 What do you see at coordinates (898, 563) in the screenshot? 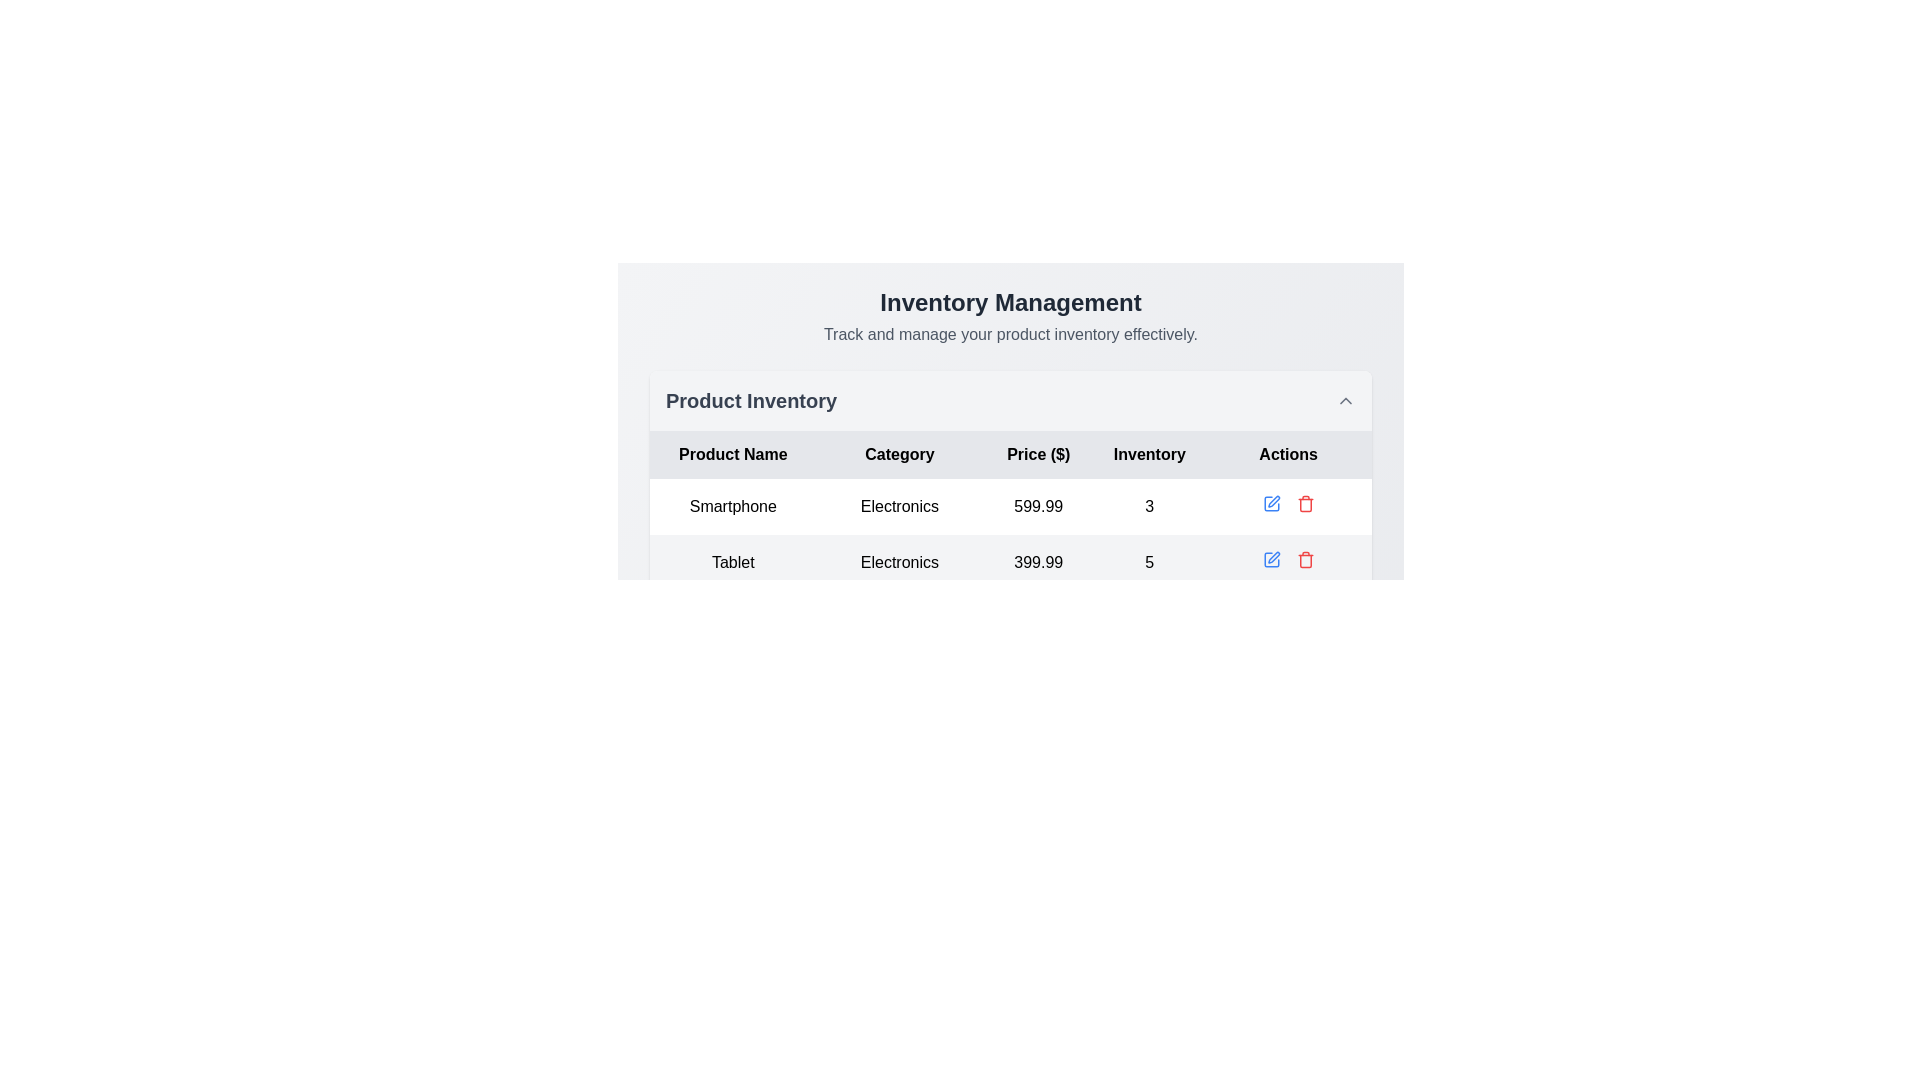
I see `the 'Electronics' text label located in the 'Category' column of the 'Product Inventory' section, which is positioned in the second row and second column of the table` at bounding box center [898, 563].